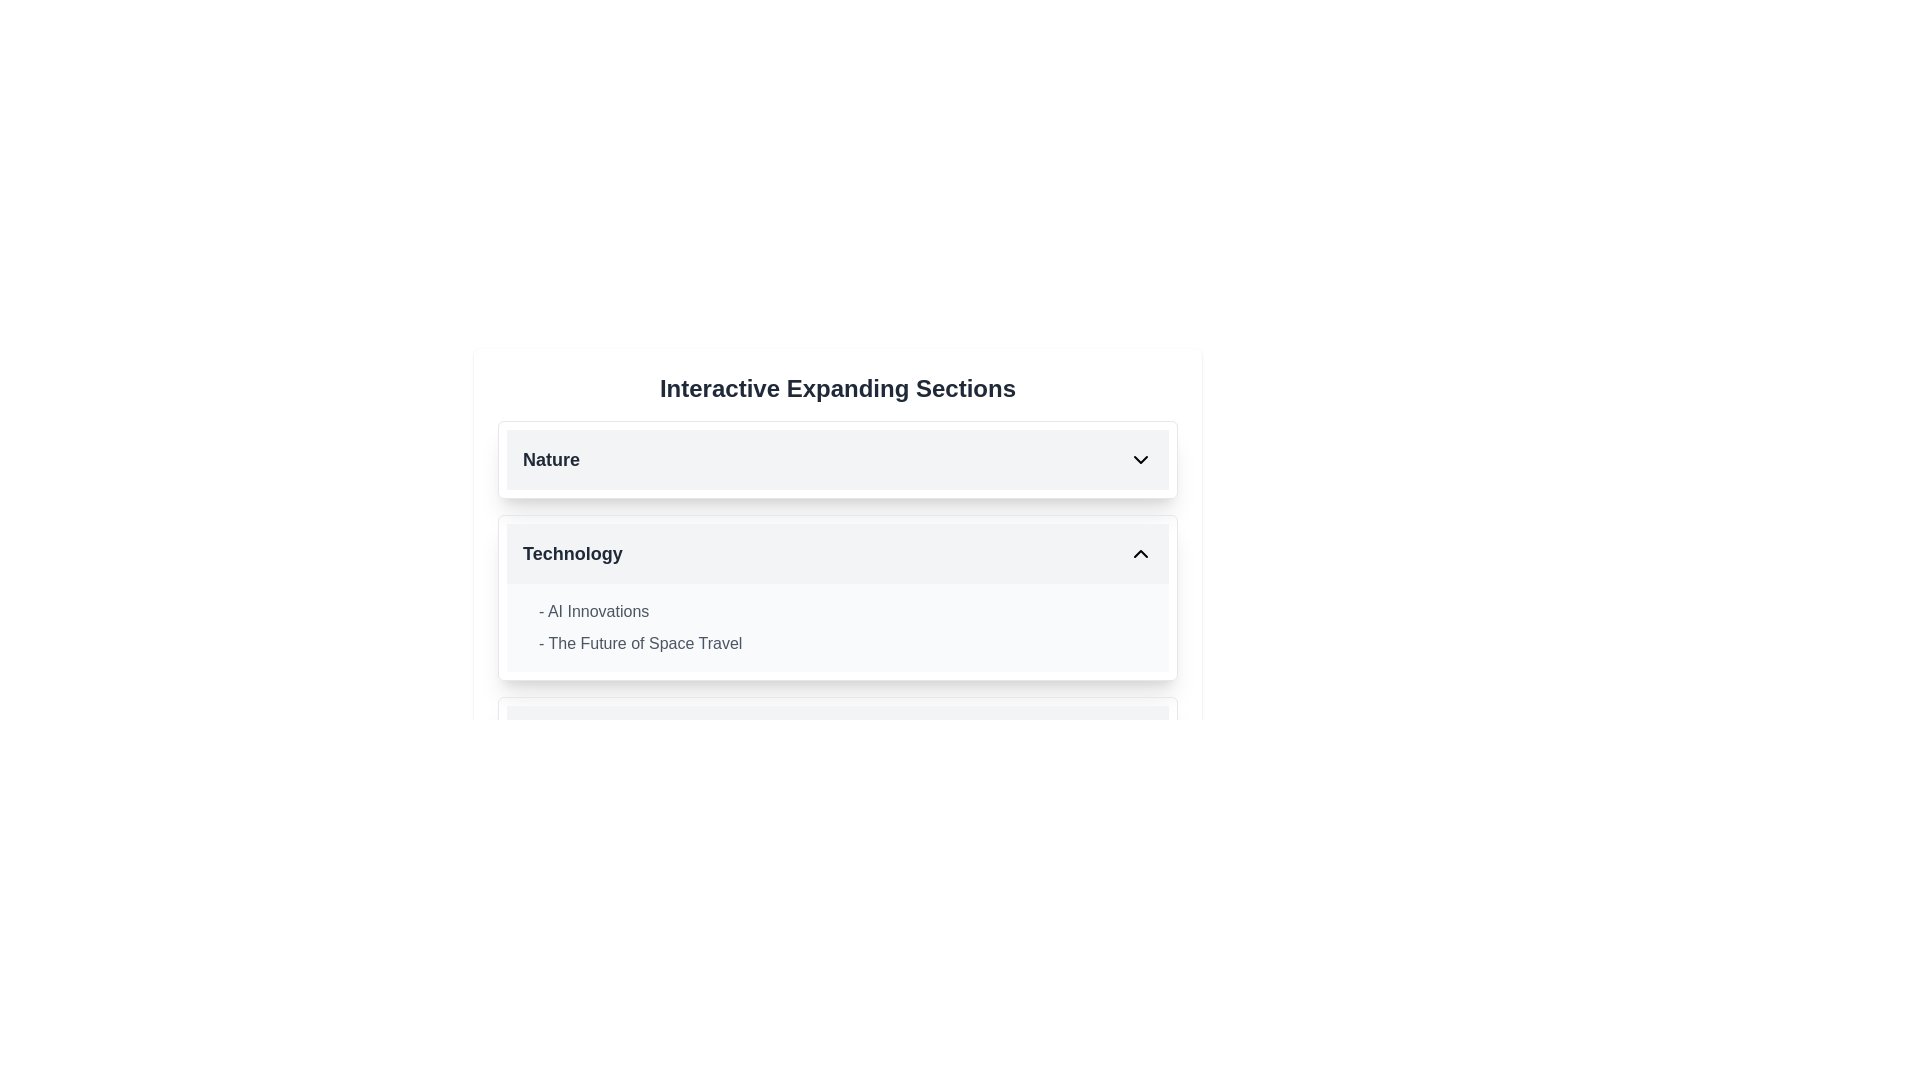  Describe the element at coordinates (838, 627) in the screenshot. I see `the Text Block summarizing topics '- AI Innovations' and '- The Future of Space Travel', located in the 'Technology' section just below its heading` at that location.